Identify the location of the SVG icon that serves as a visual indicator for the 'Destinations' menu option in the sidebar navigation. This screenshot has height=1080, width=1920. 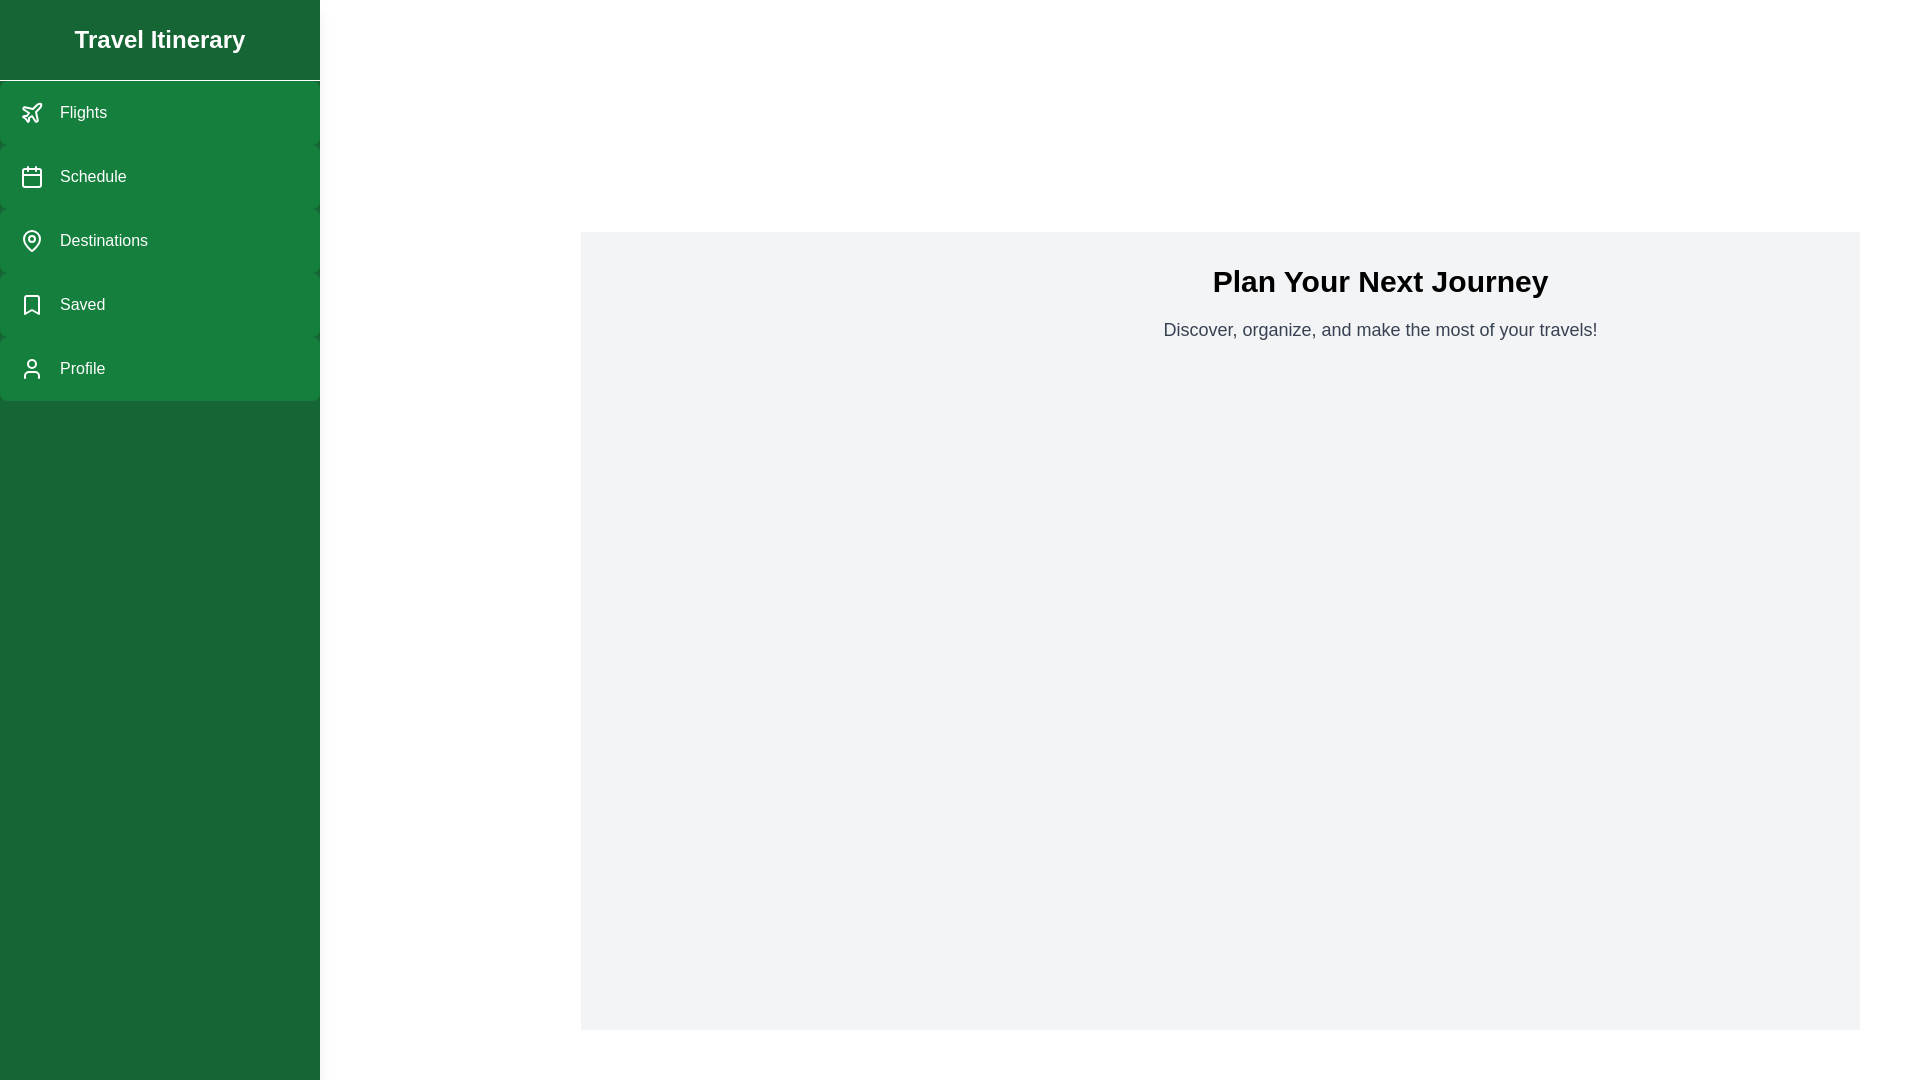
(32, 239).